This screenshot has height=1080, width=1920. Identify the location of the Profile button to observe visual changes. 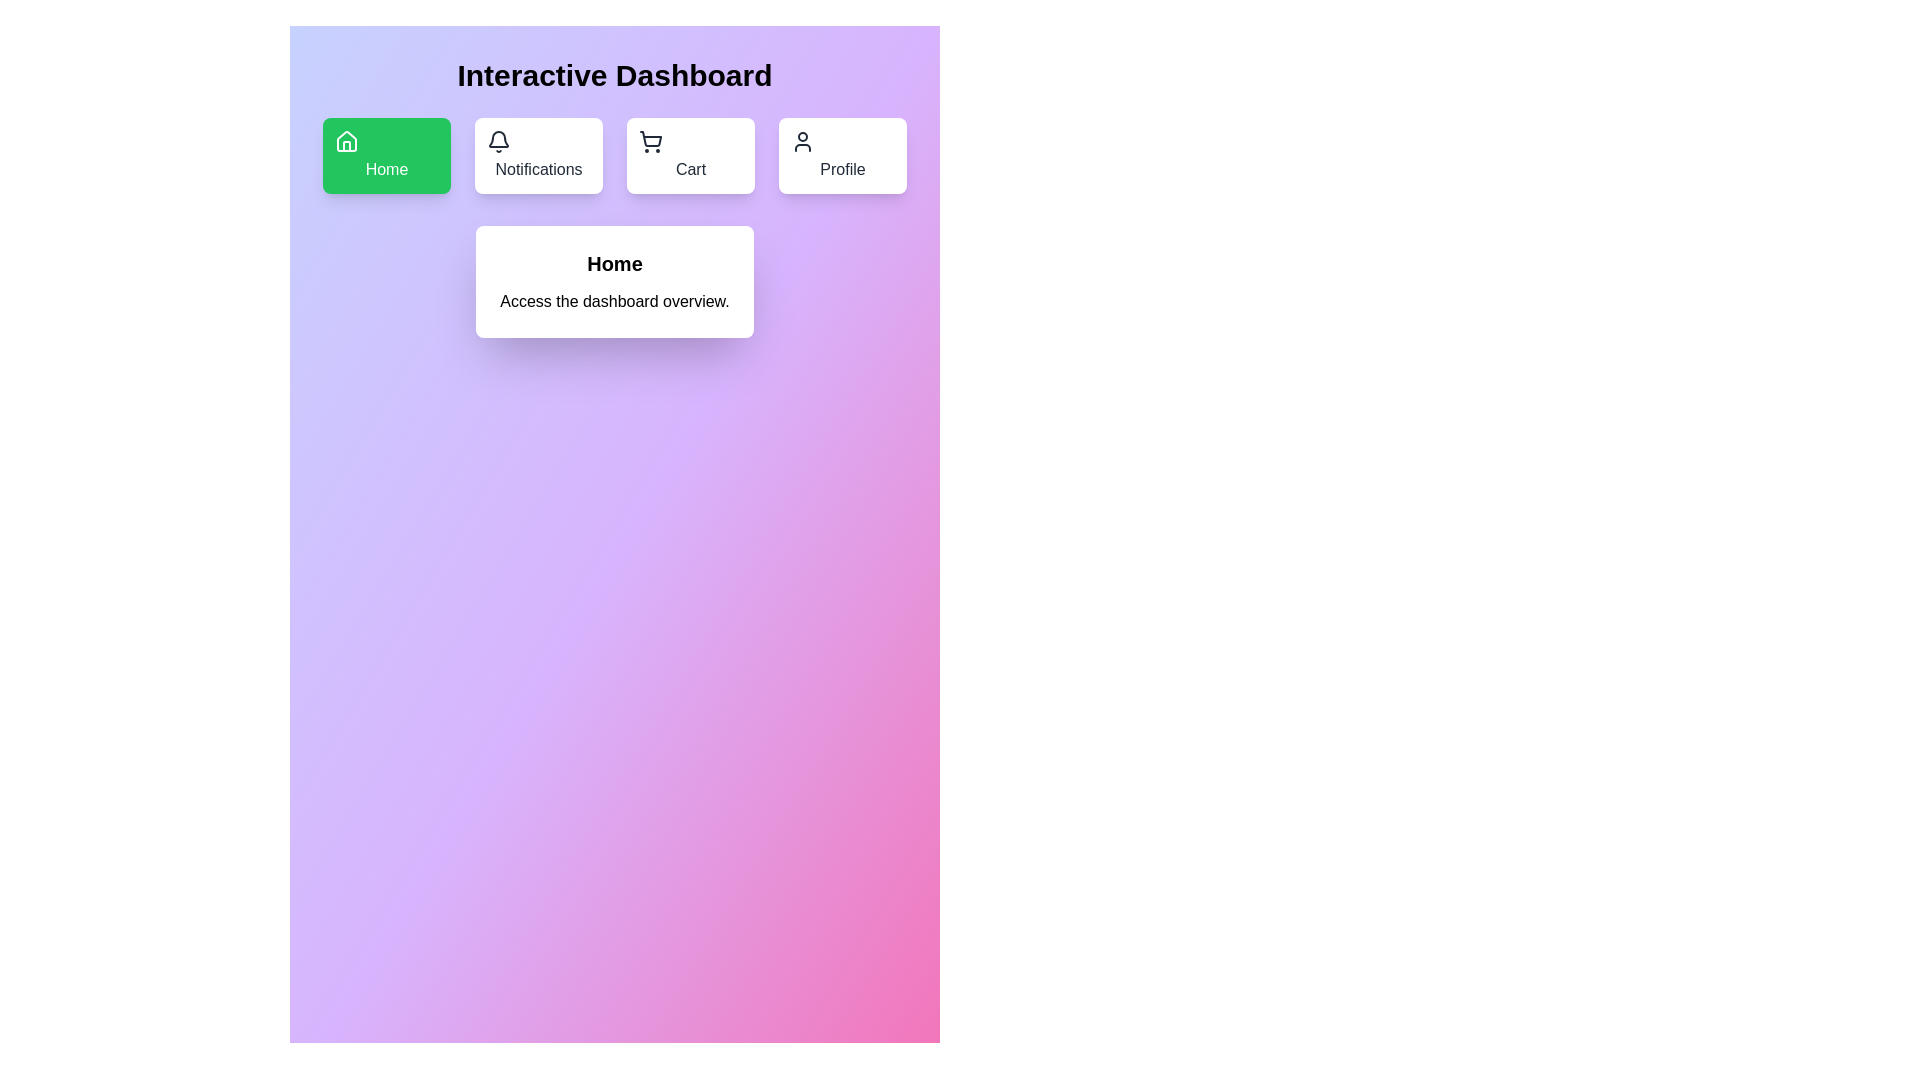
(843, 154).